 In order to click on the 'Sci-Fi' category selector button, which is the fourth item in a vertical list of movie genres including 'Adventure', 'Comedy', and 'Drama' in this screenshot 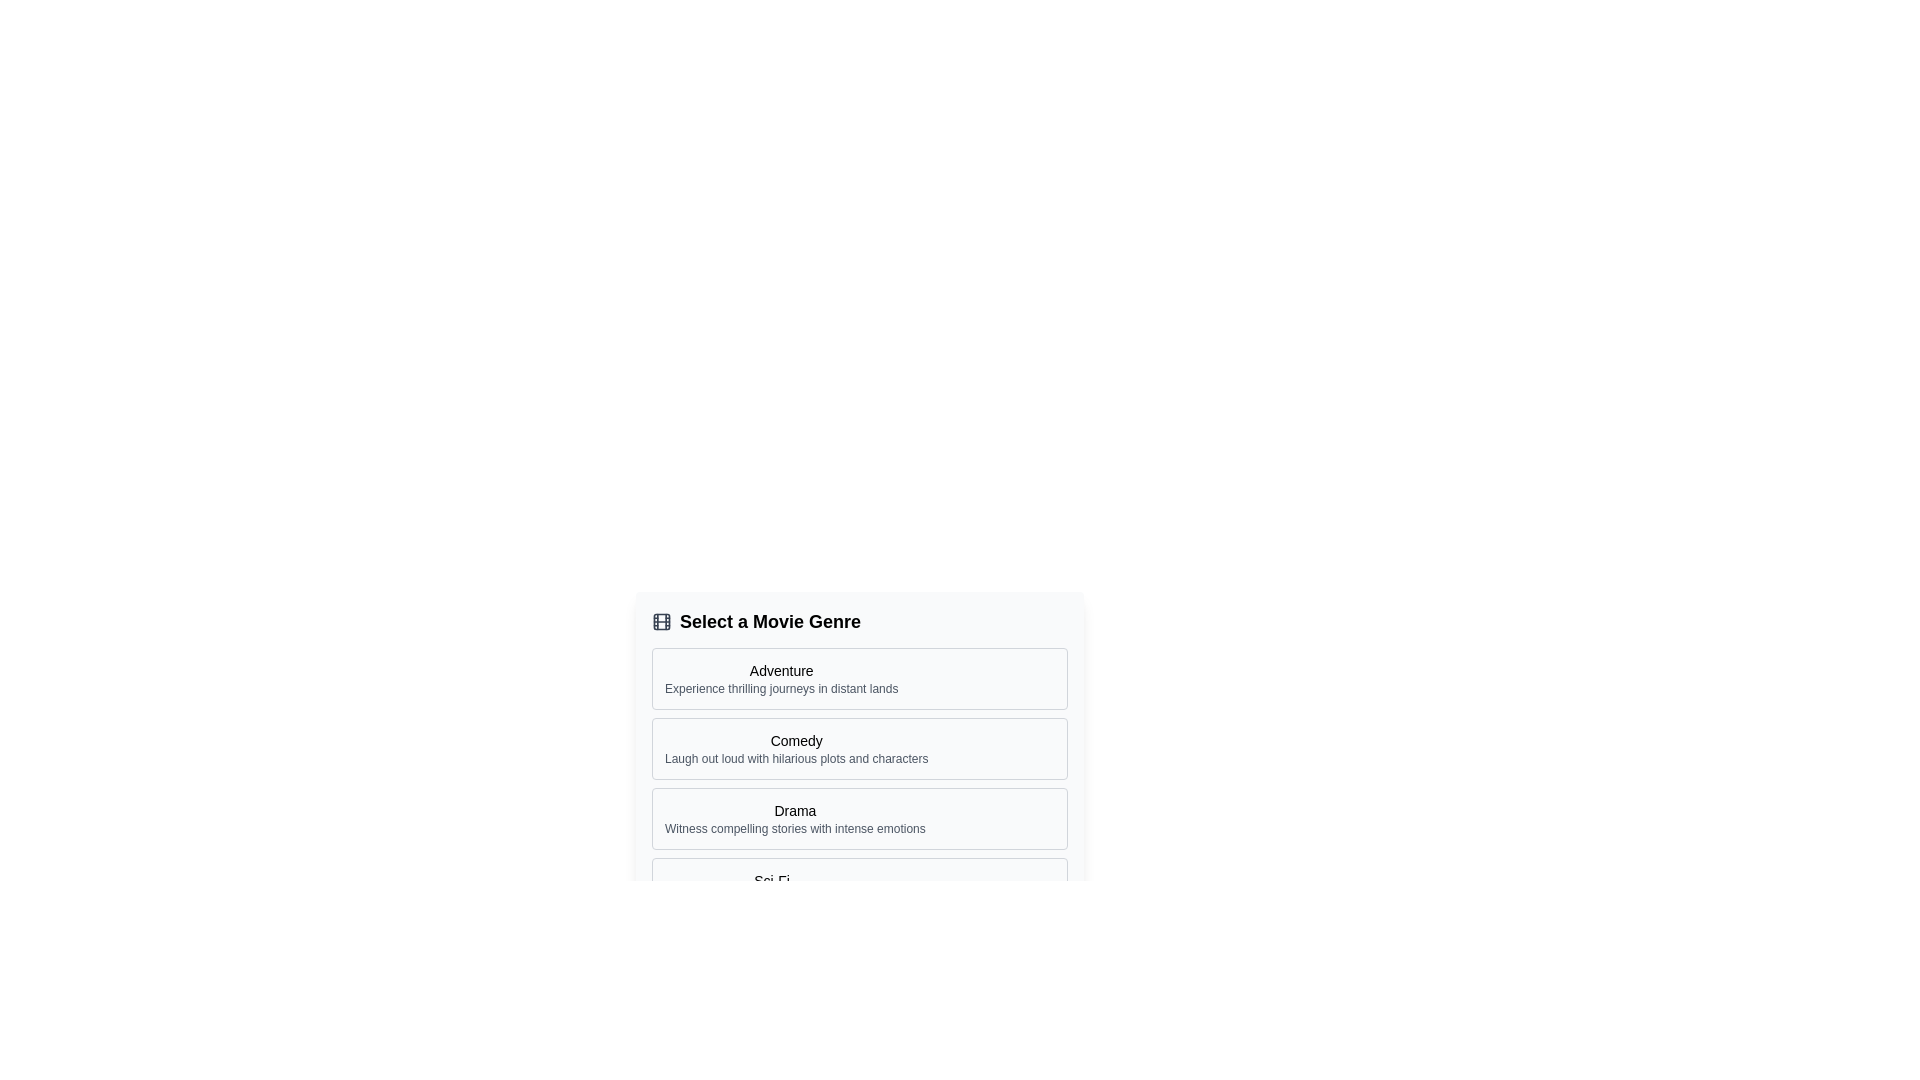, I will do `click(859, 887)`.